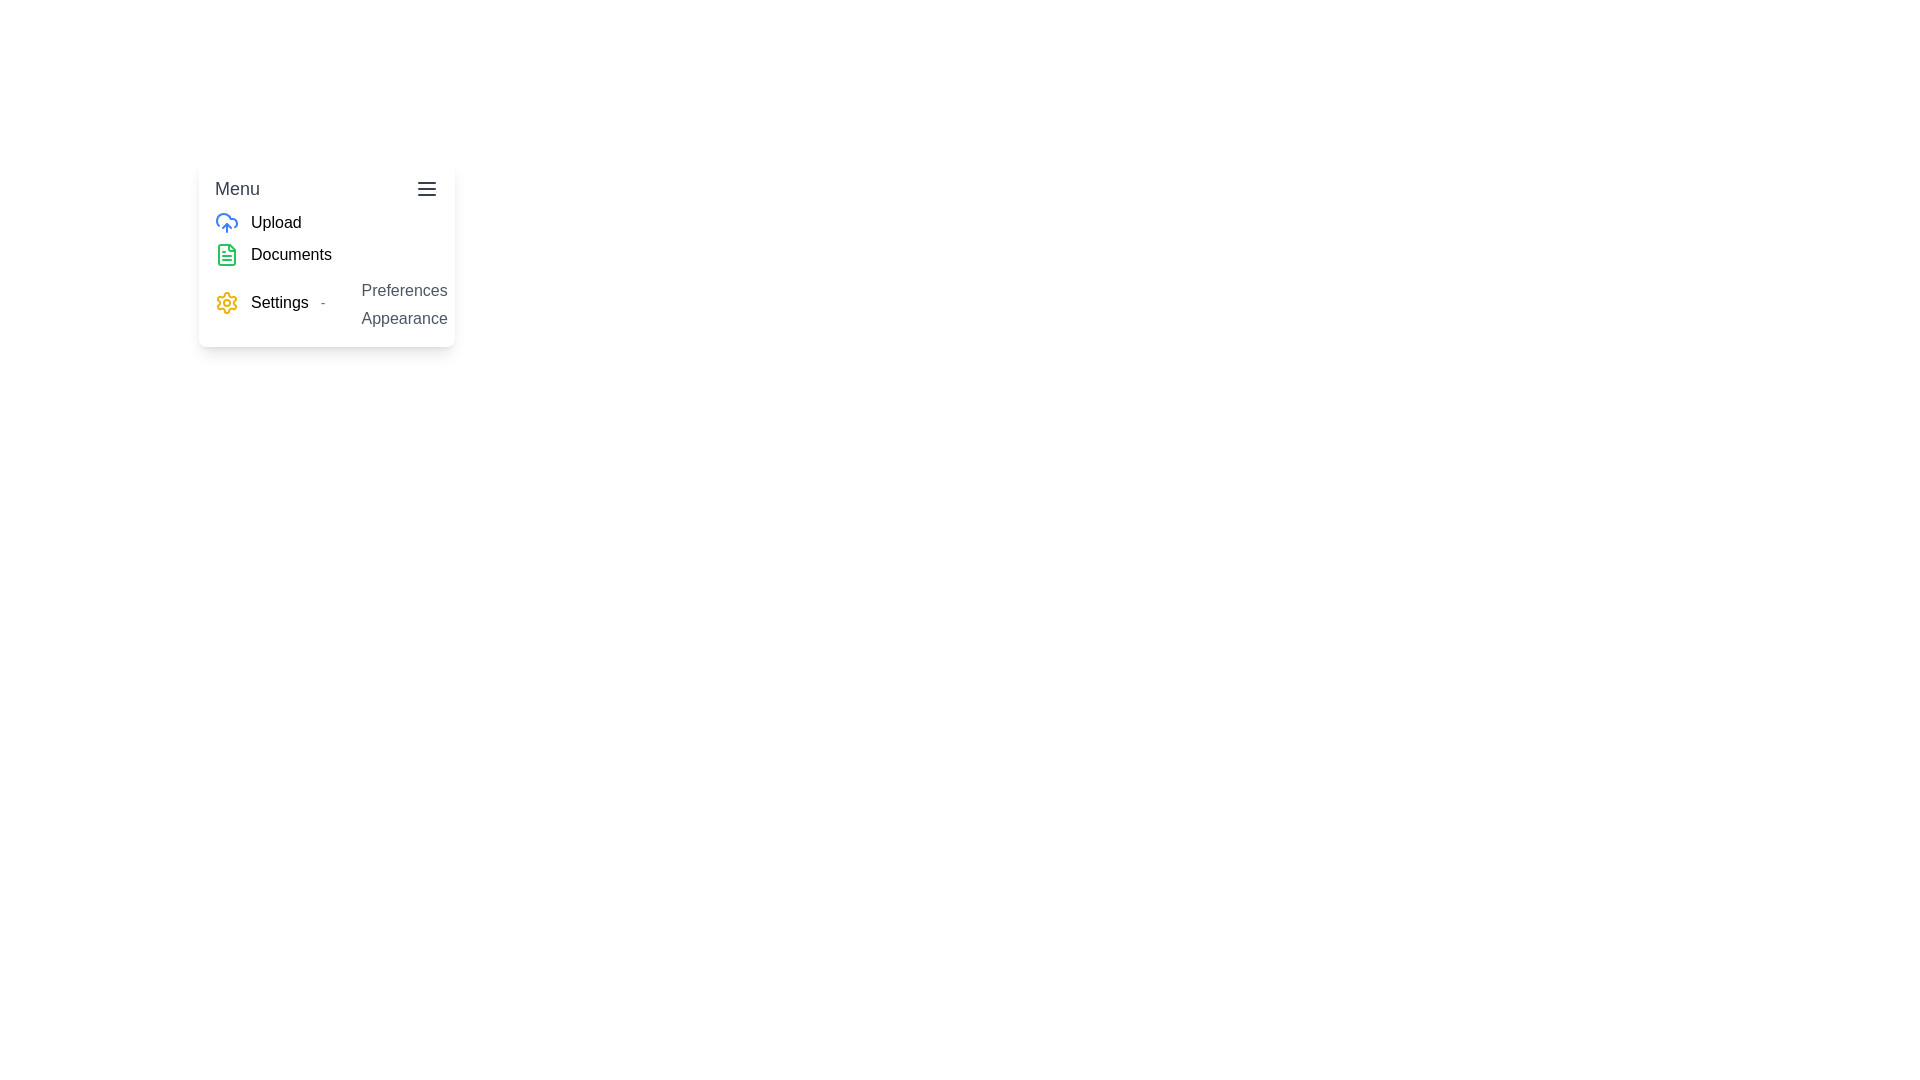  I want to click on the settings menu item located in the left section of the vertical menu, which is the third option after 'Upload' and 'Documents', so click(326, 303).